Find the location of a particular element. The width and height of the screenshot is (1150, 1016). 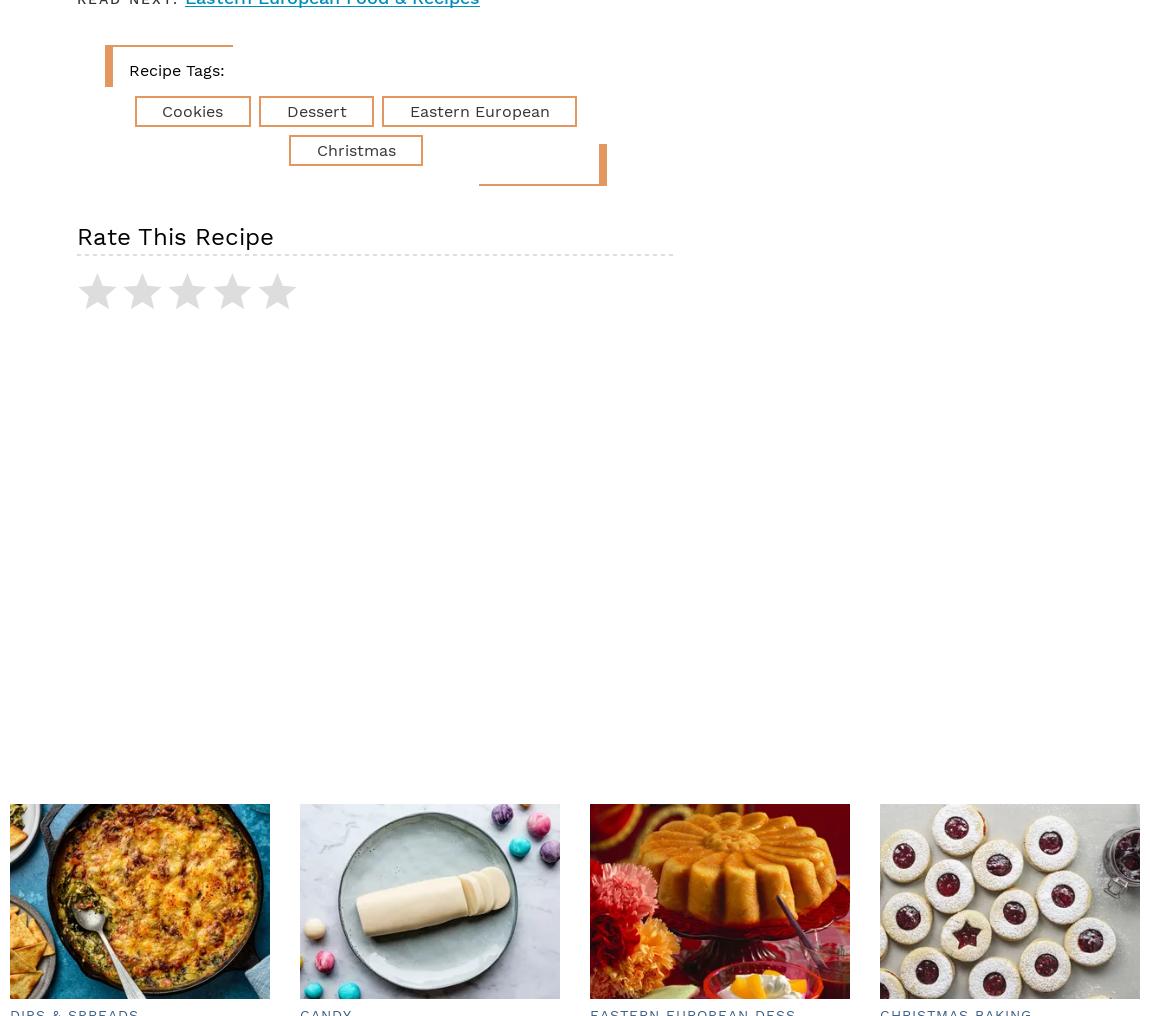

'Thanks for your rating!' is located at coordinates (313, 304).